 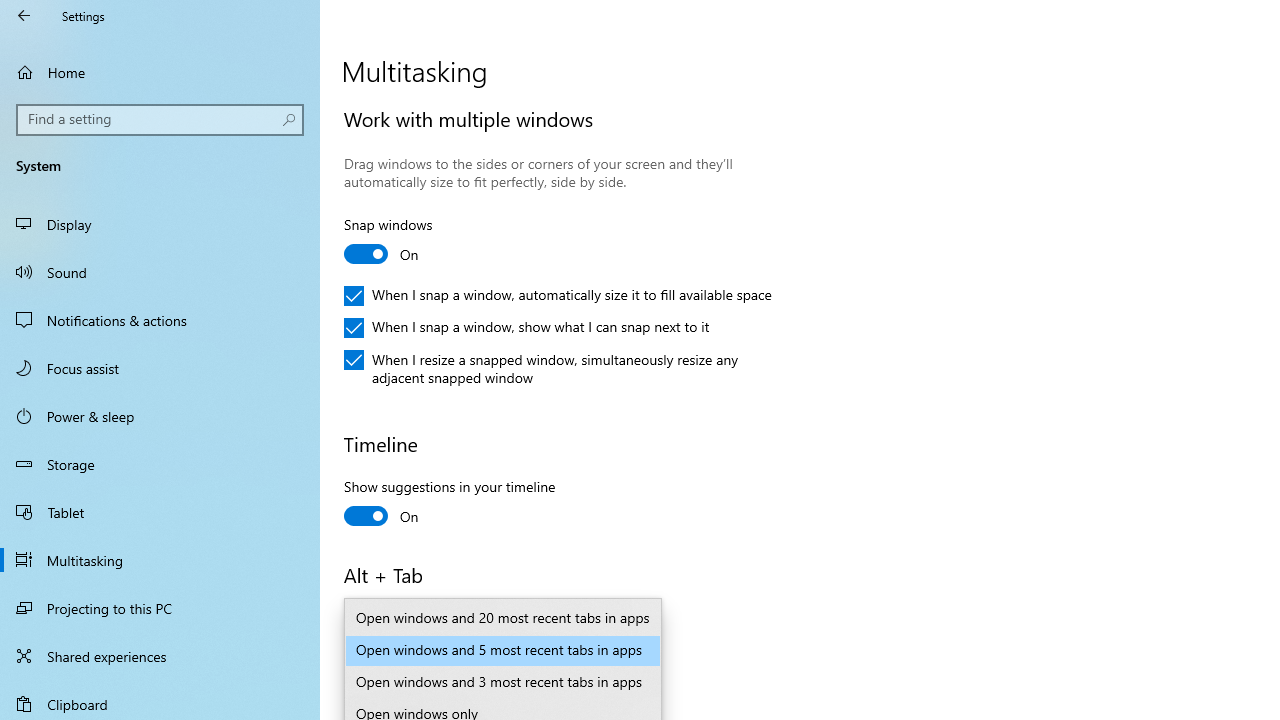 I want to click on 'Open windows and 3 most recent tabs in apps', so click(x=503, y=681).